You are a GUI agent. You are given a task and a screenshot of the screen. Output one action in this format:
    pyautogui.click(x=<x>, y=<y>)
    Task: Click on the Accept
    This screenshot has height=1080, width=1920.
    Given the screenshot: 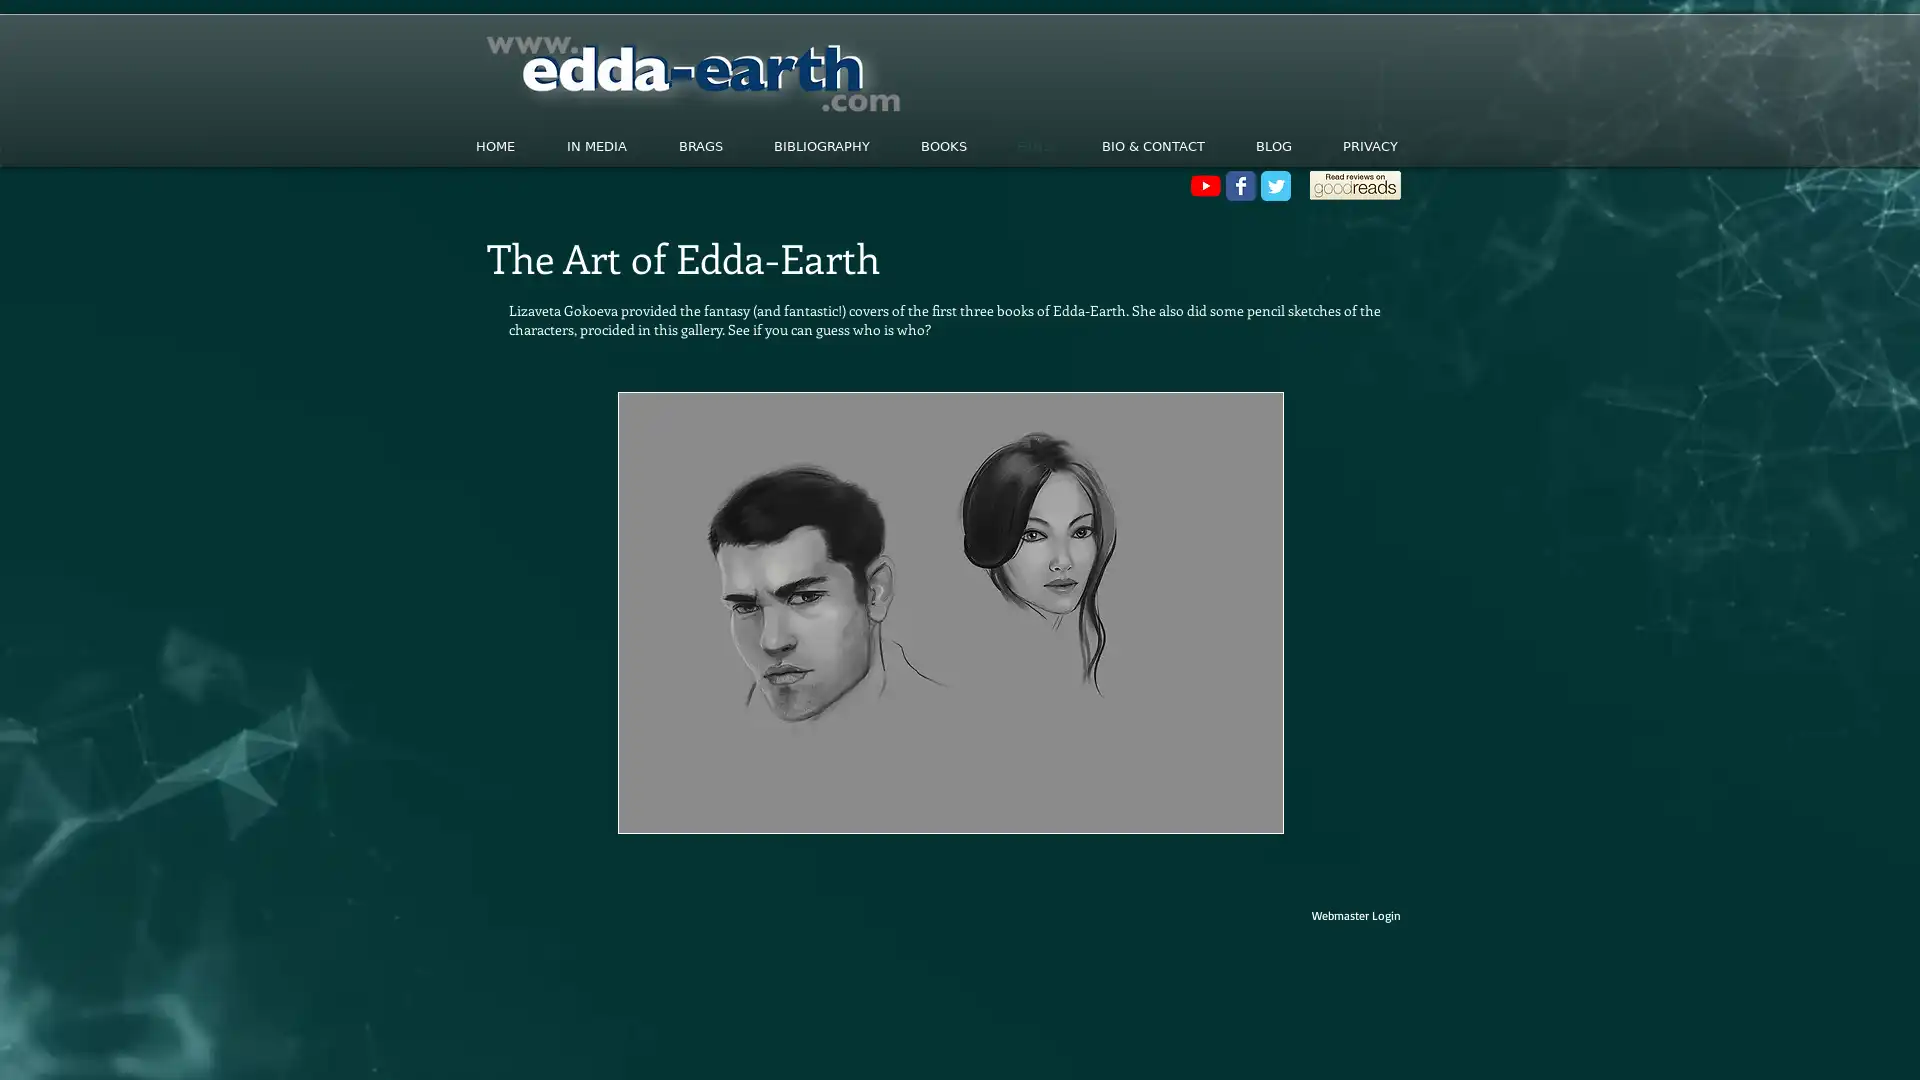 What is the action you would take?
    pyautogui.click(x=1830, y=1044)
    